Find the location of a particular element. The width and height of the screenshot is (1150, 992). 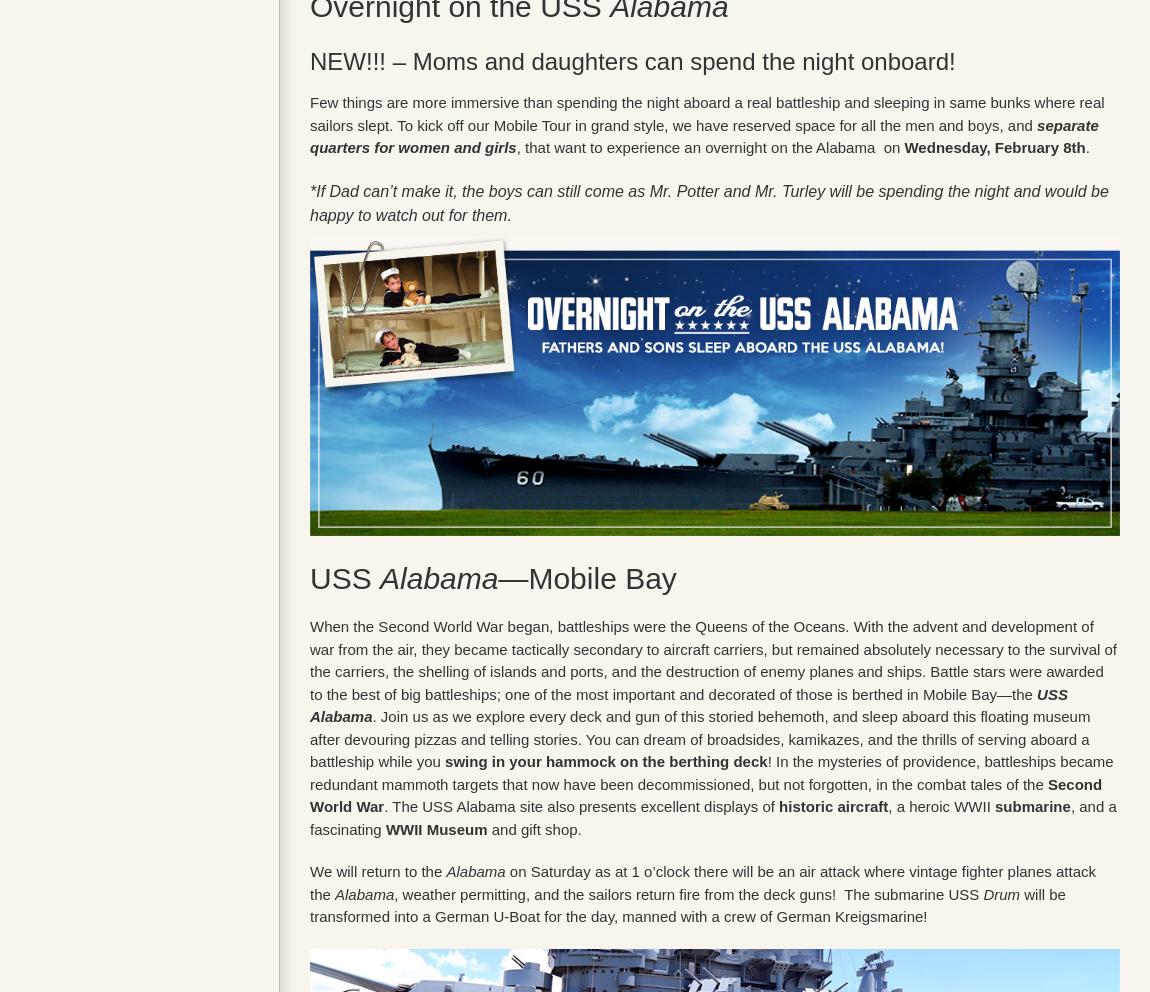

'Few things are more immersive than spending the night aboard a real battleship and sleeping in same bunks where real sailors slept. To kick off our Mobile Tour in grand style, we have reserved space for all the men and boys, and' is located at coordinates (706, 112).